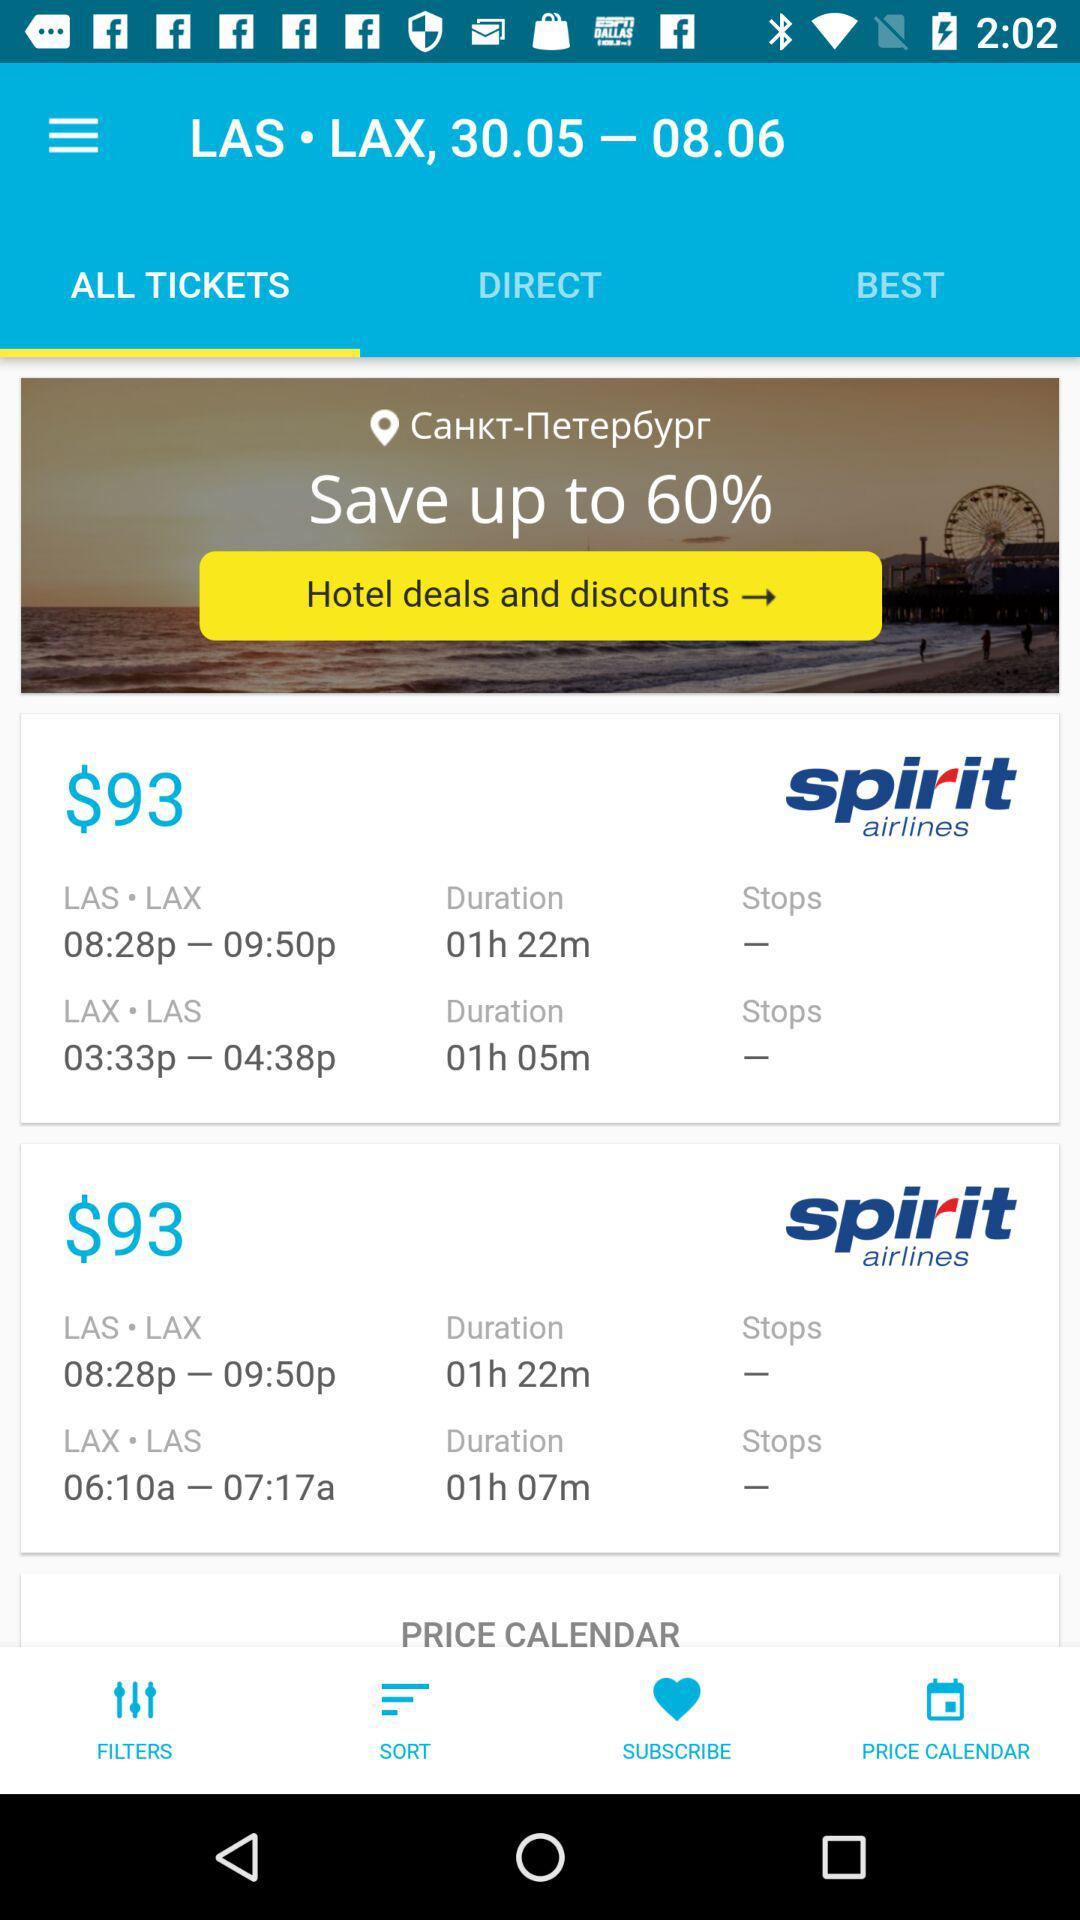 The image size is (1080, 1920). What do you see at coordinates (540, 535) in the screenshot?
I see `advertisement display` at bounding box center [540, 535].